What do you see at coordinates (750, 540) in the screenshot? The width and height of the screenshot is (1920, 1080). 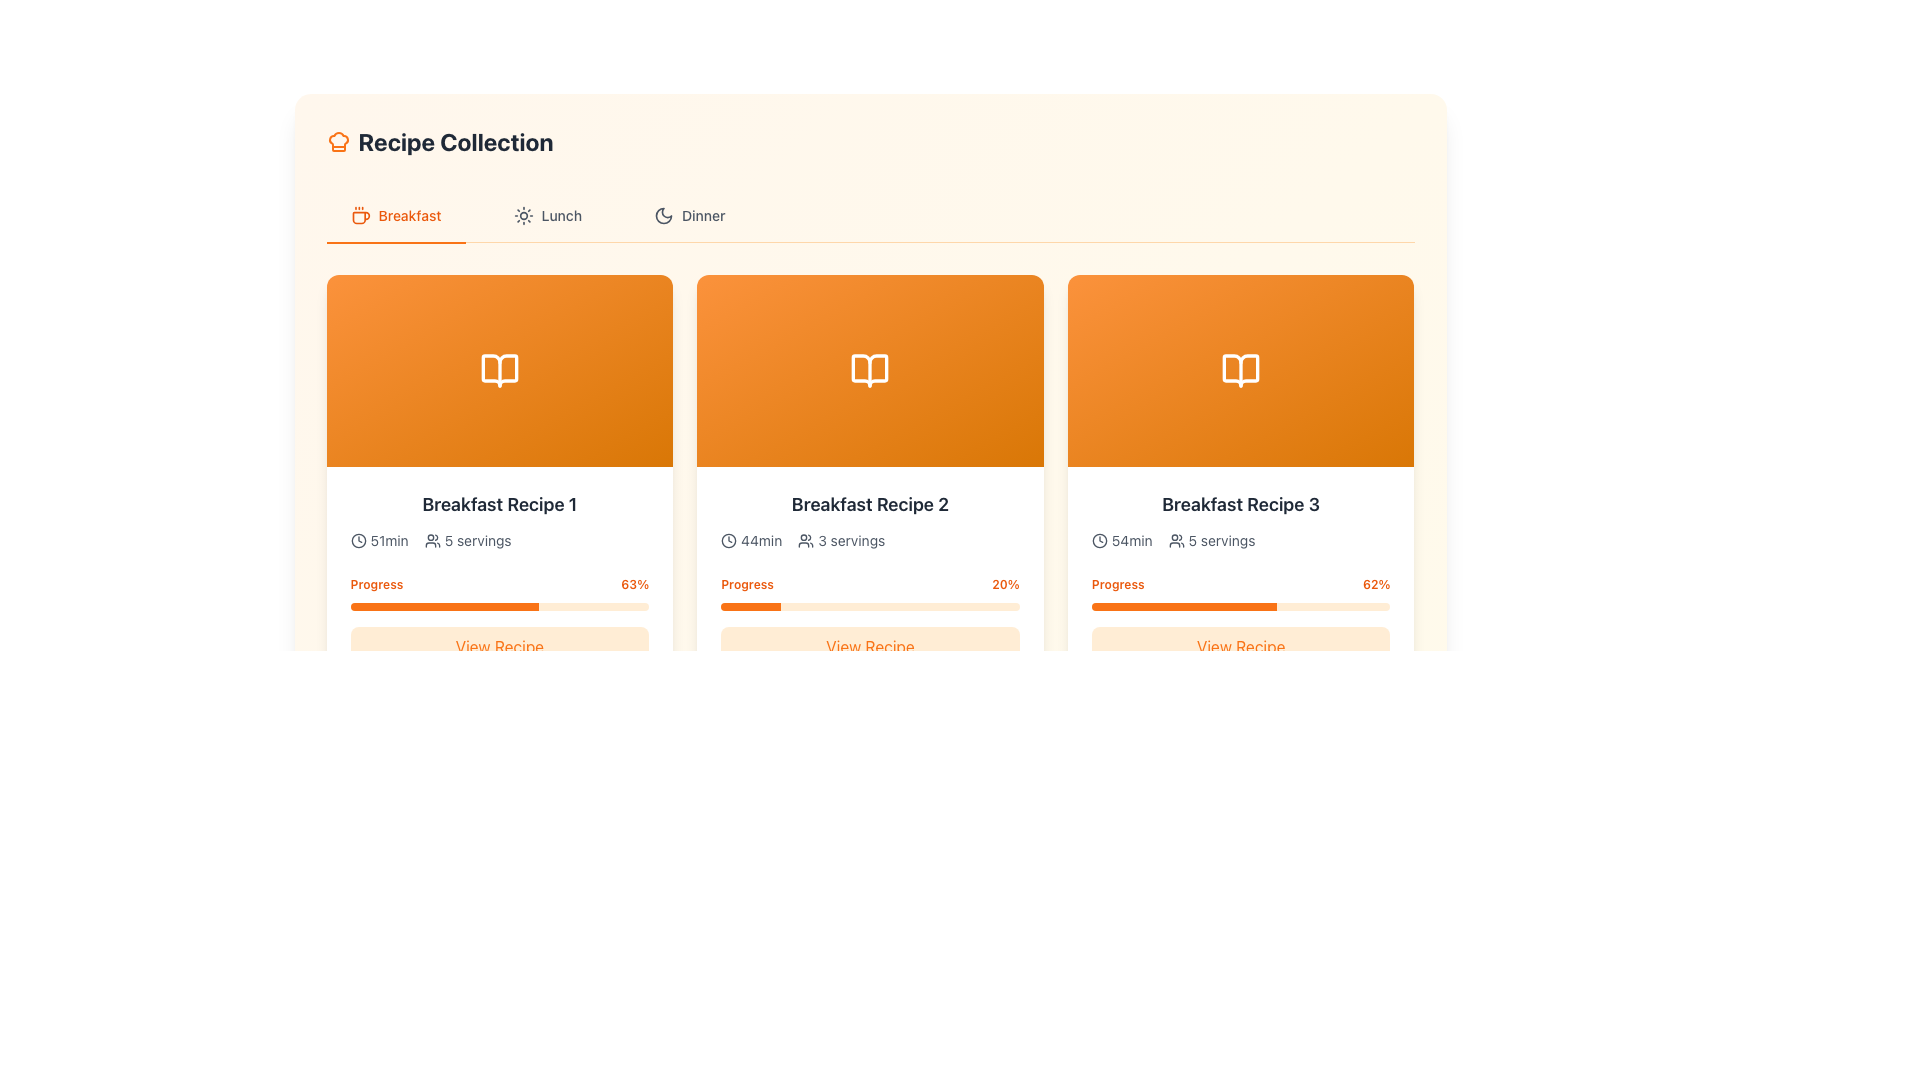 I see `time displayed on the informational label with an icon located in the 'Breakfast Recipe 2' section, positioned in the upper-left area of the card, below the title` at bounding box center [750, 540].